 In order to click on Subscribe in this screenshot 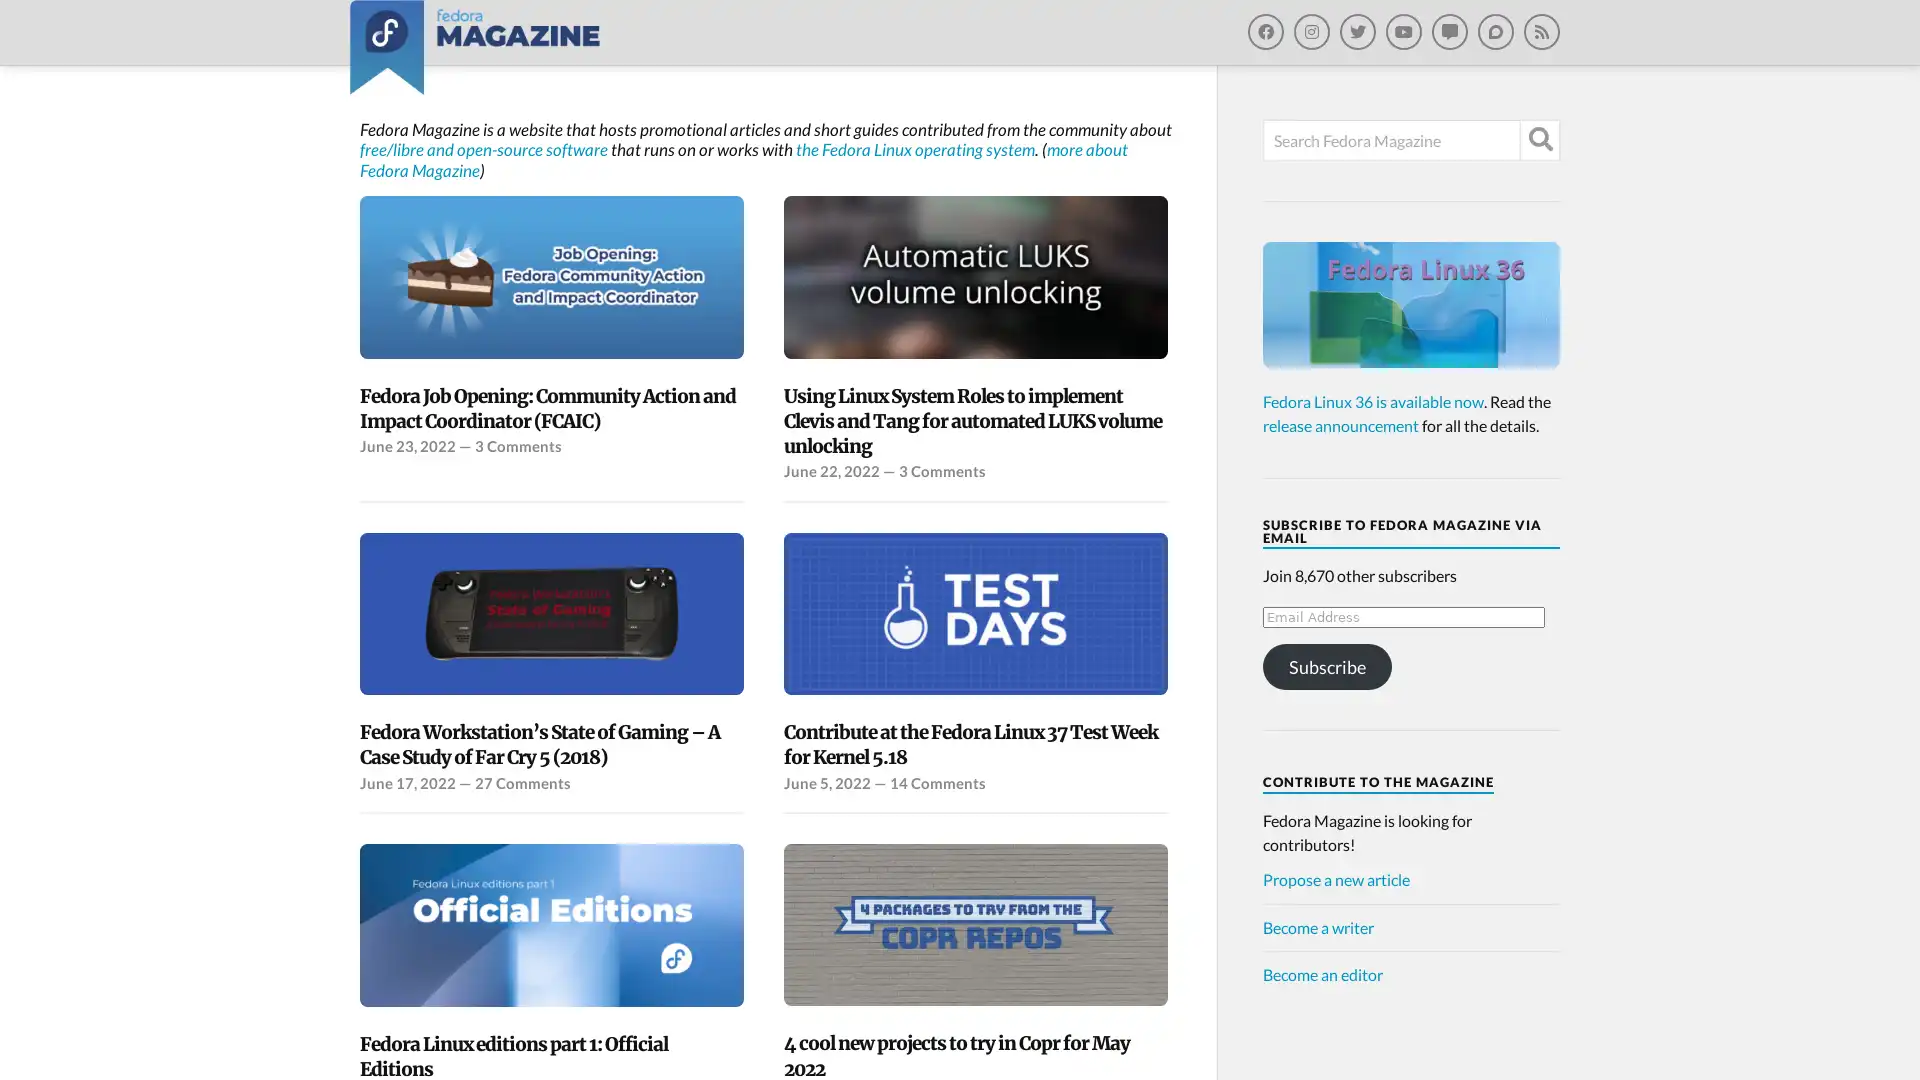, I will do `click(1326, 667)`.